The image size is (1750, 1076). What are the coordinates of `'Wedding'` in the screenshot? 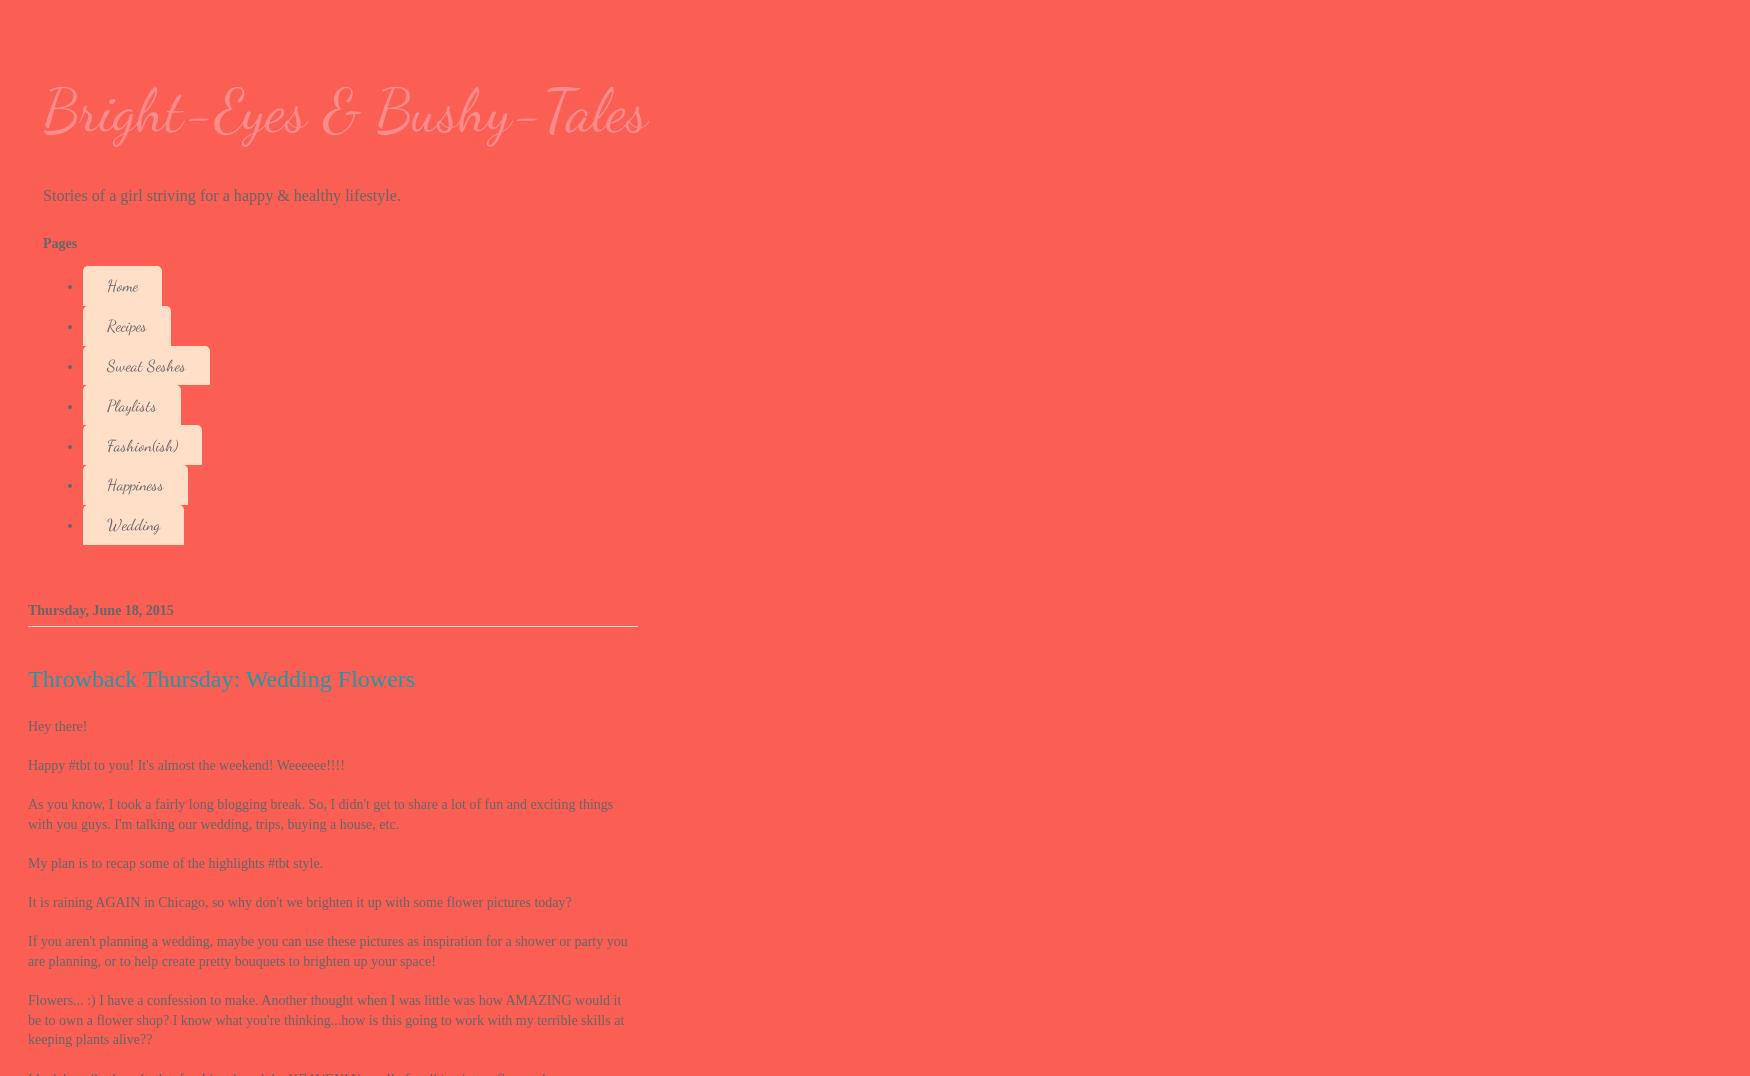 It's located at (106, 524).